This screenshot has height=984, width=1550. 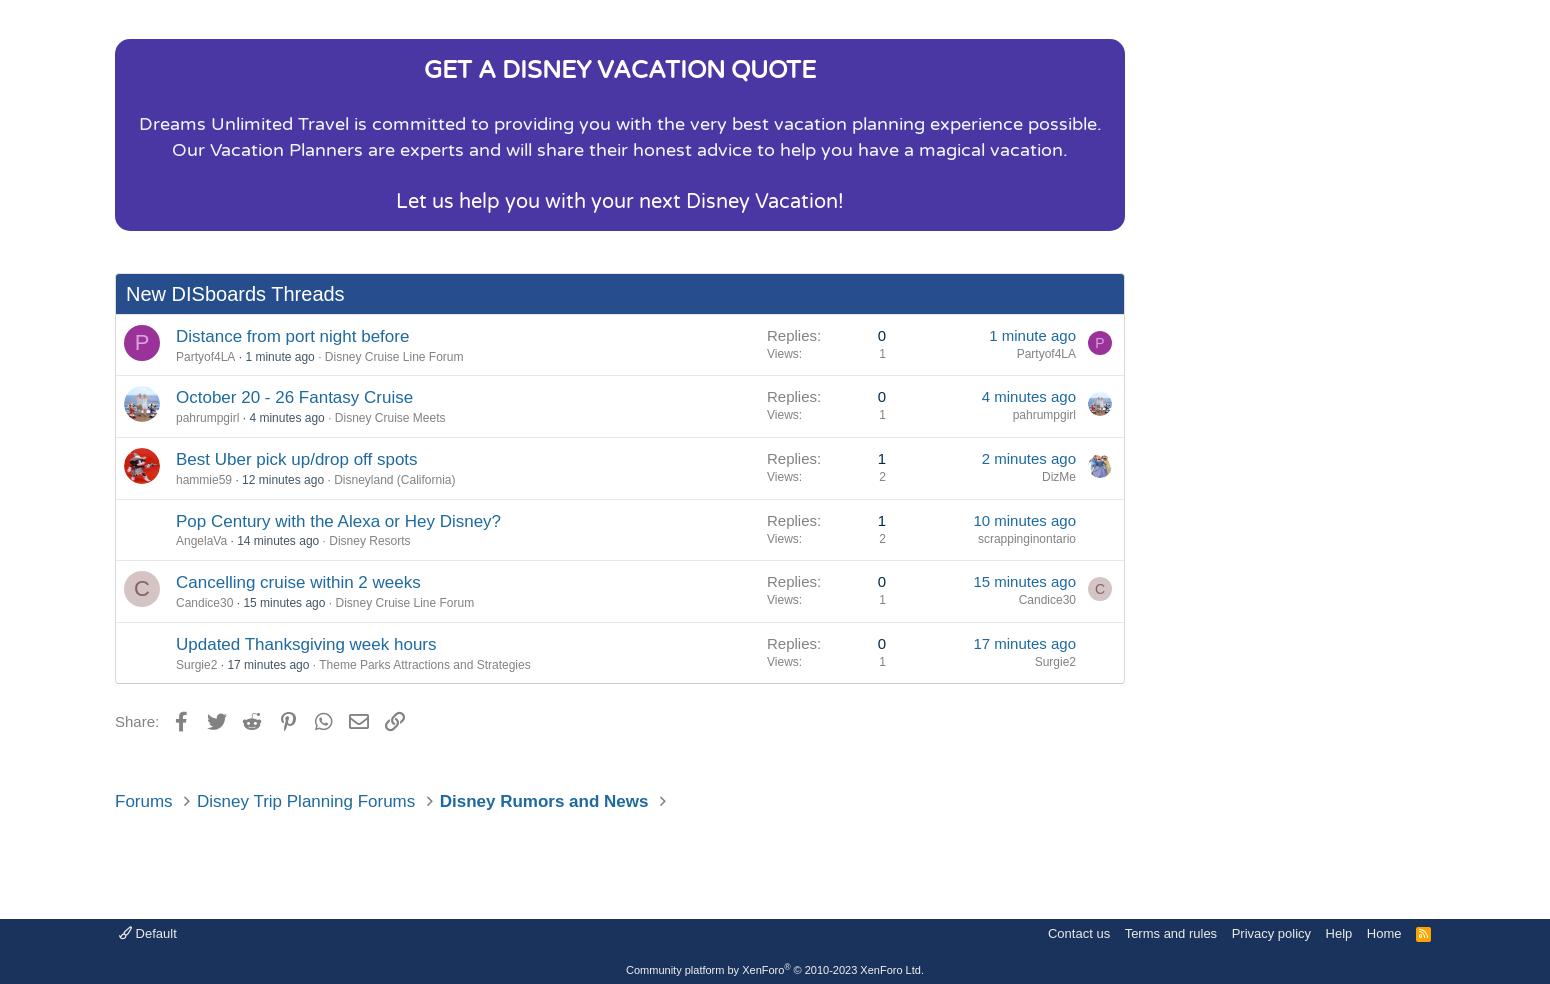 What do you see at coordinates (174, 397) in the screenshot?
I see `'October 20 - 26 Fantasy Cruise'` at bounding box center [174, 397].